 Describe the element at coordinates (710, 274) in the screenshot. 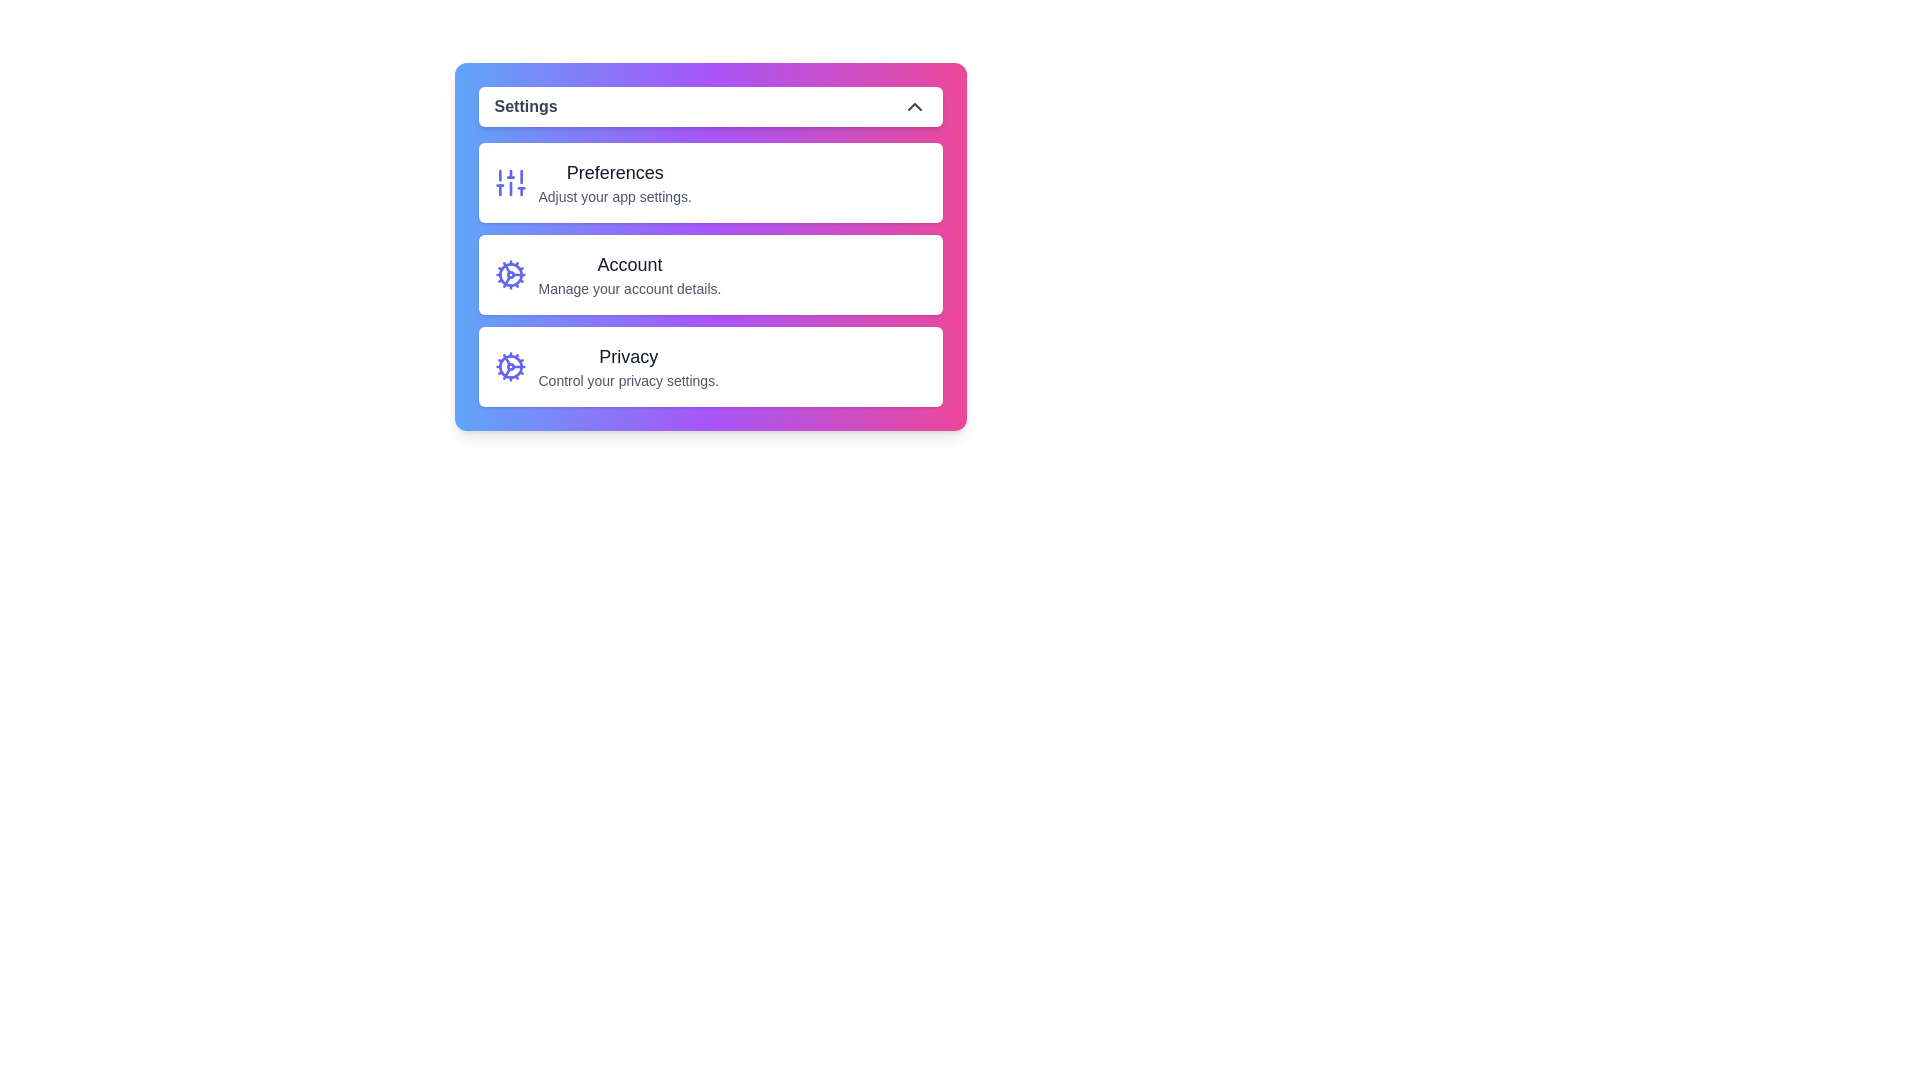

I see `the Account option from the settings menu` at that location.